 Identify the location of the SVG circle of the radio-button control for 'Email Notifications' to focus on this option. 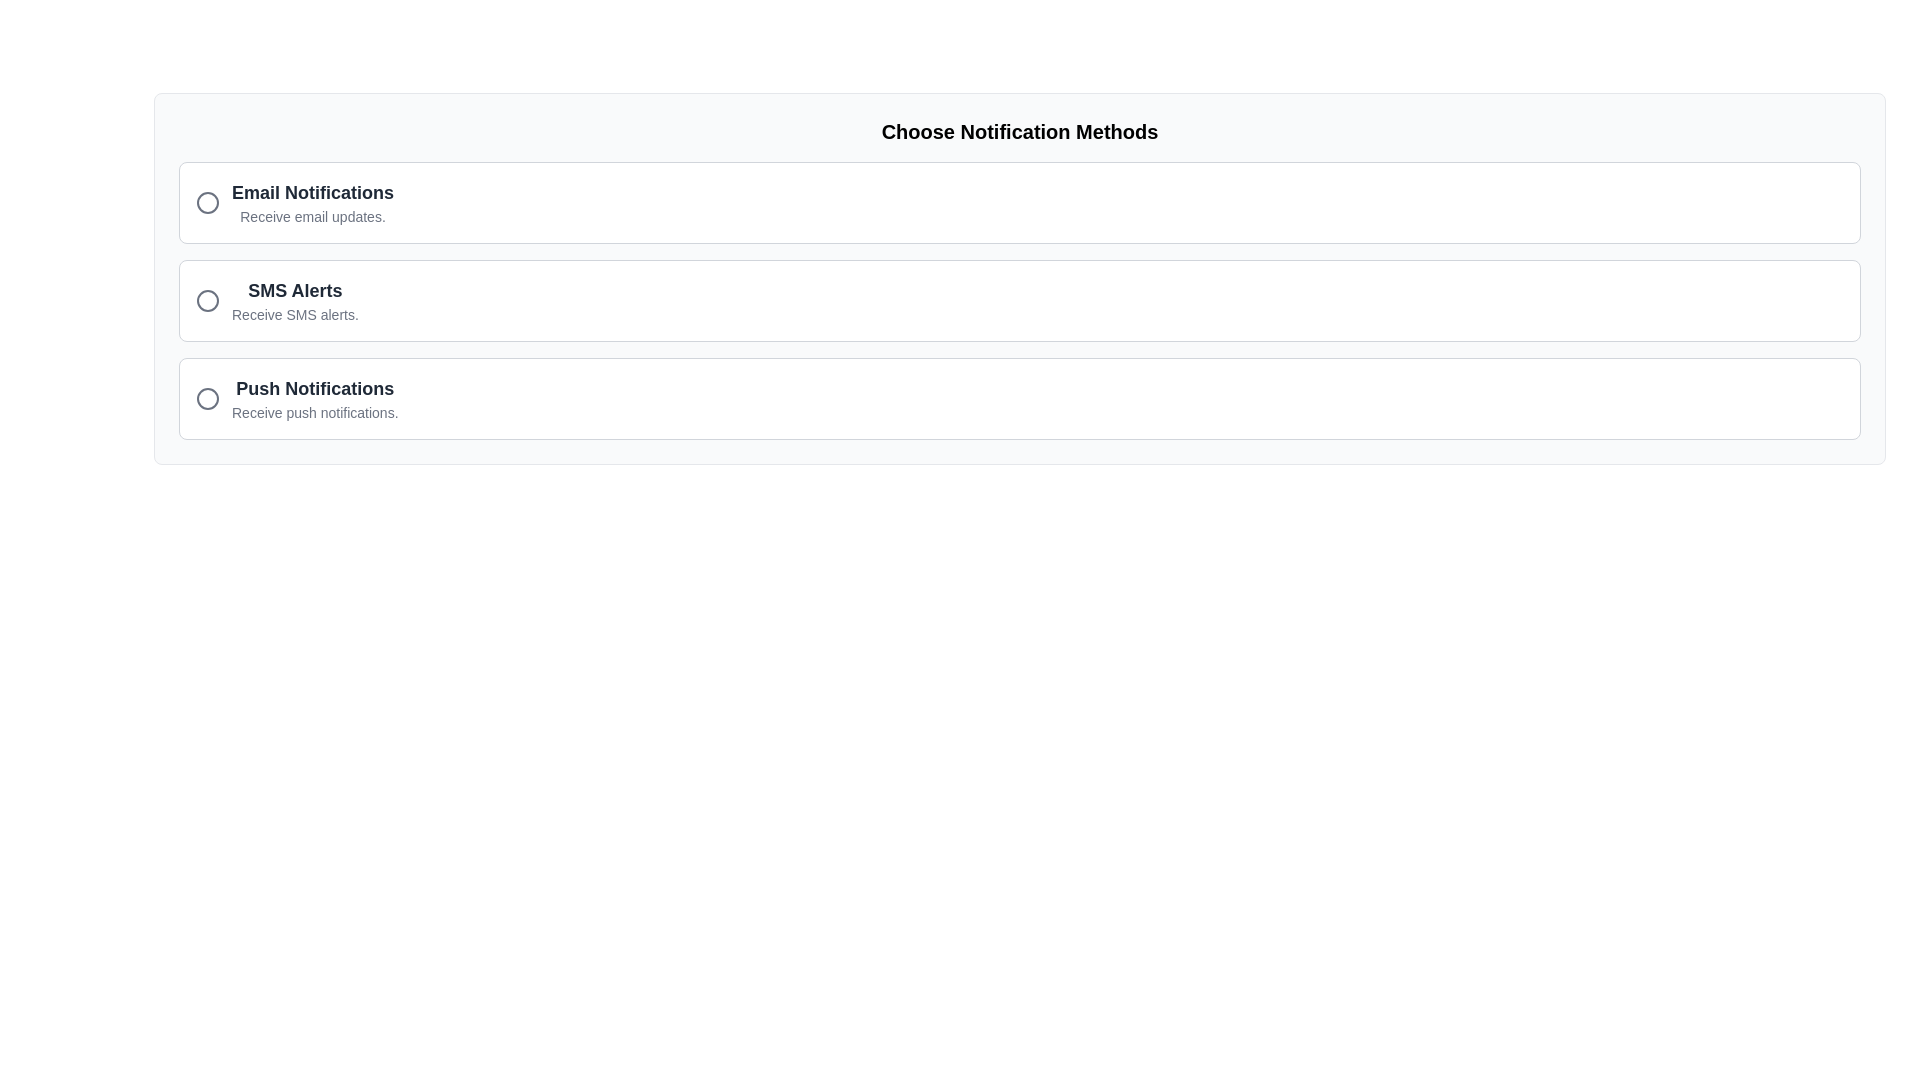
(207, 203).